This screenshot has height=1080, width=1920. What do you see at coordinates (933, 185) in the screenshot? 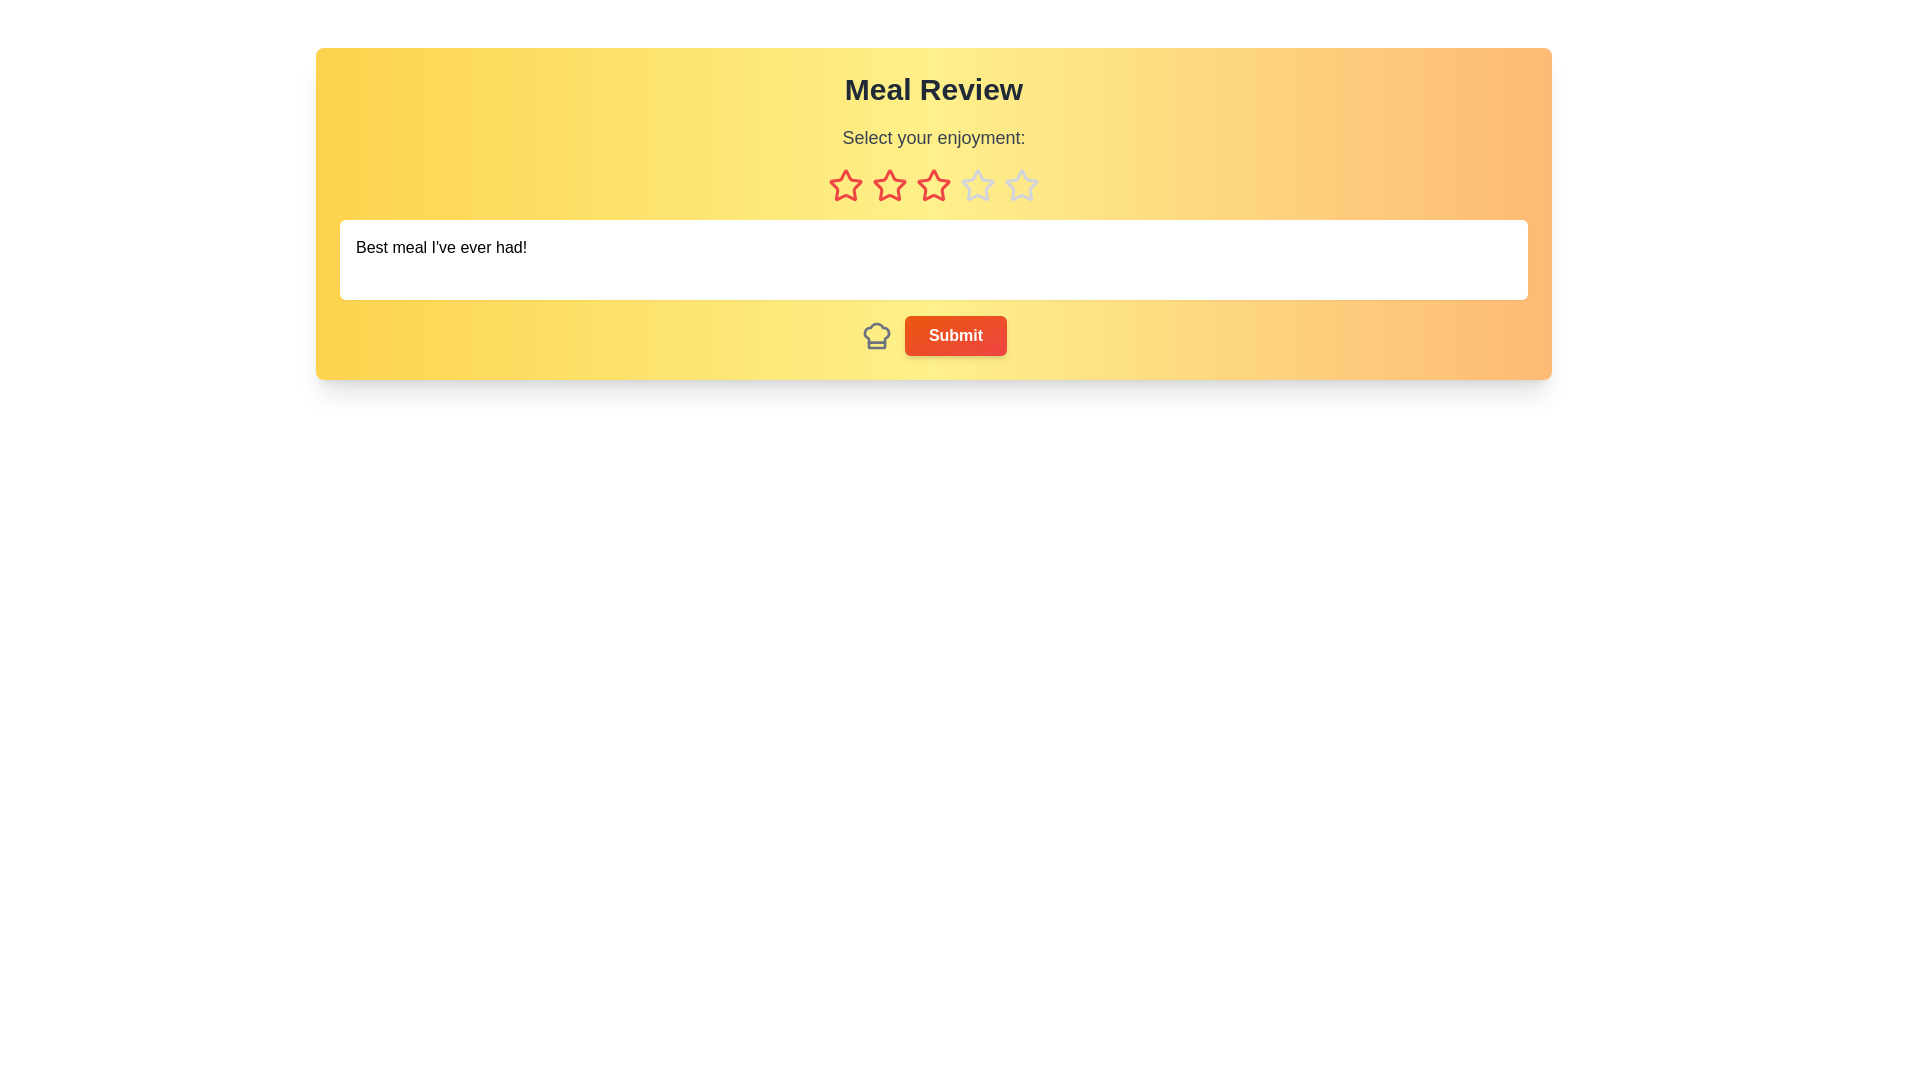
I see `the third red-colored empty star icon in the horizontal row of five rating stars, located under the text 'Select your enjoyment:' and above the review text box` at bounding box center [933, 185].